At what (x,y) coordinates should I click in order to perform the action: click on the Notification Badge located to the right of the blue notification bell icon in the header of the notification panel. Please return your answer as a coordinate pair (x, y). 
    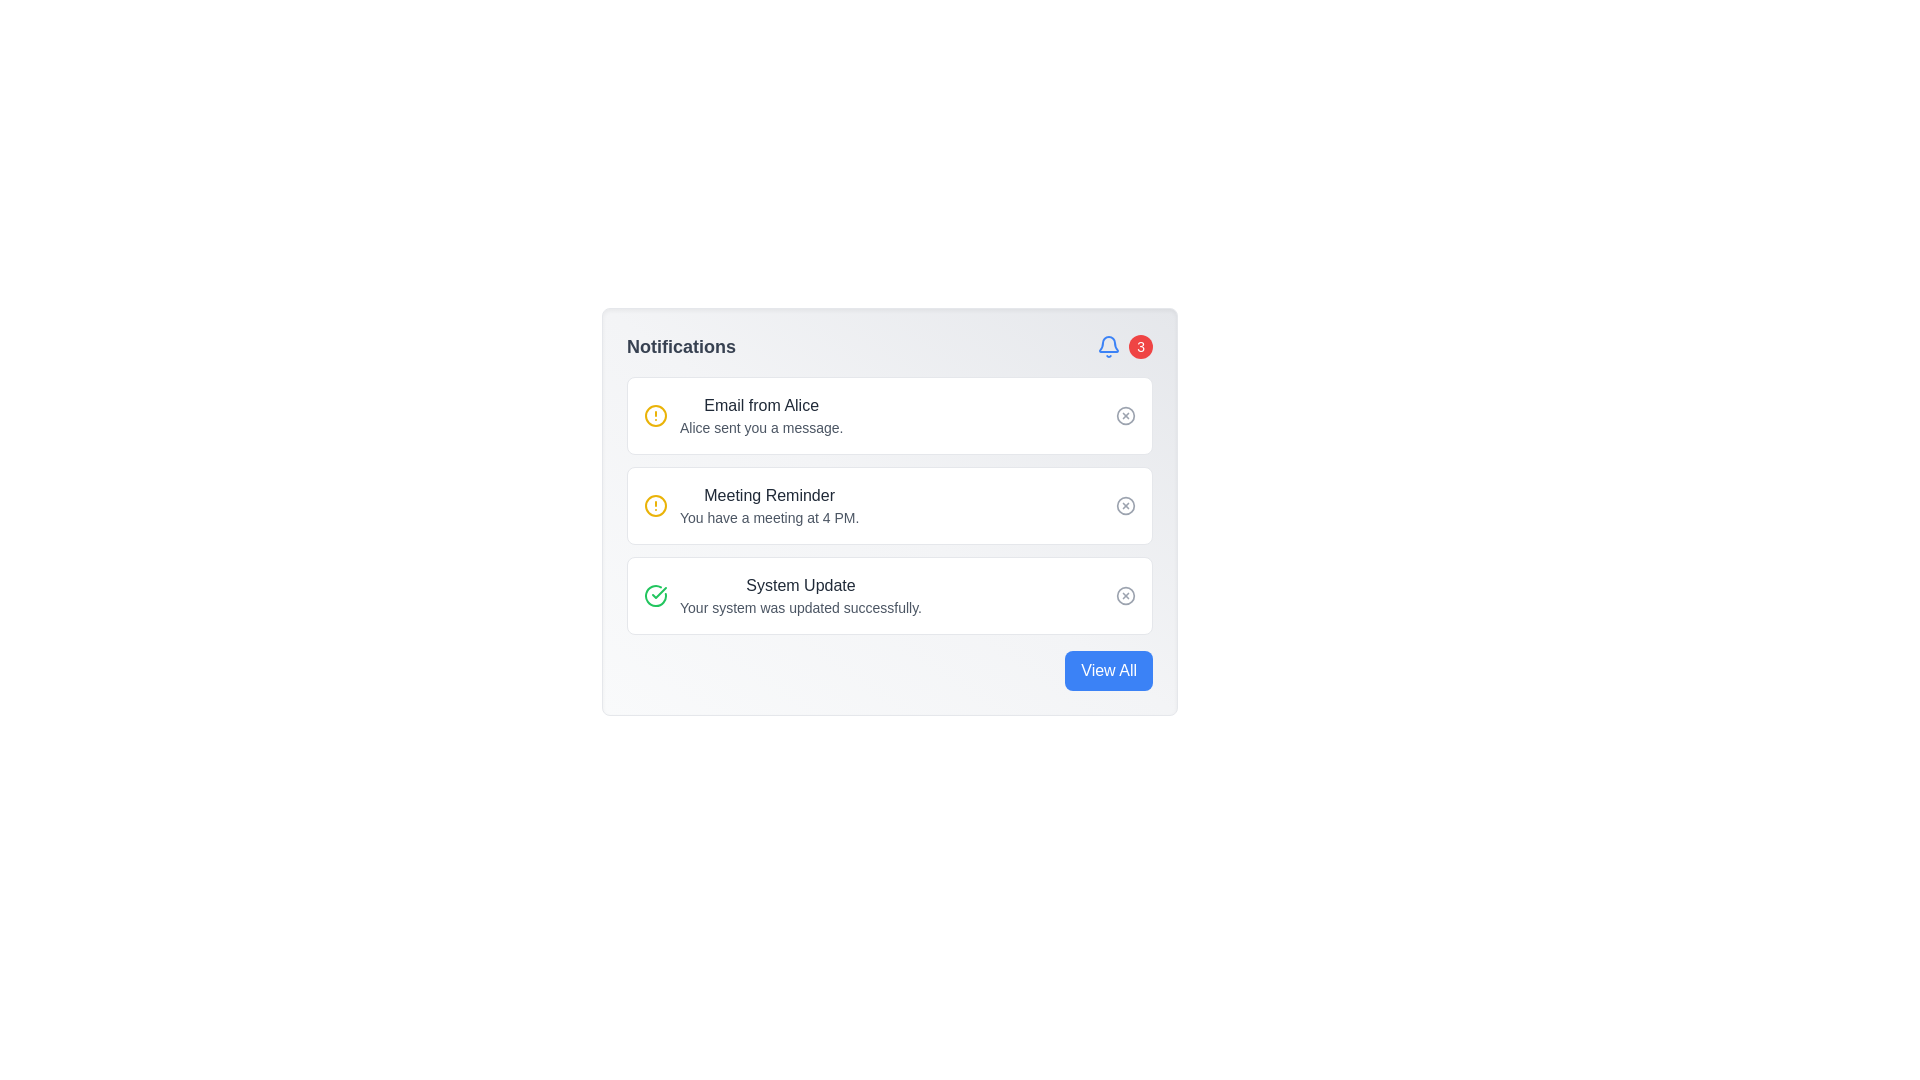
    Looking at the image, I should click on (1141, 346).